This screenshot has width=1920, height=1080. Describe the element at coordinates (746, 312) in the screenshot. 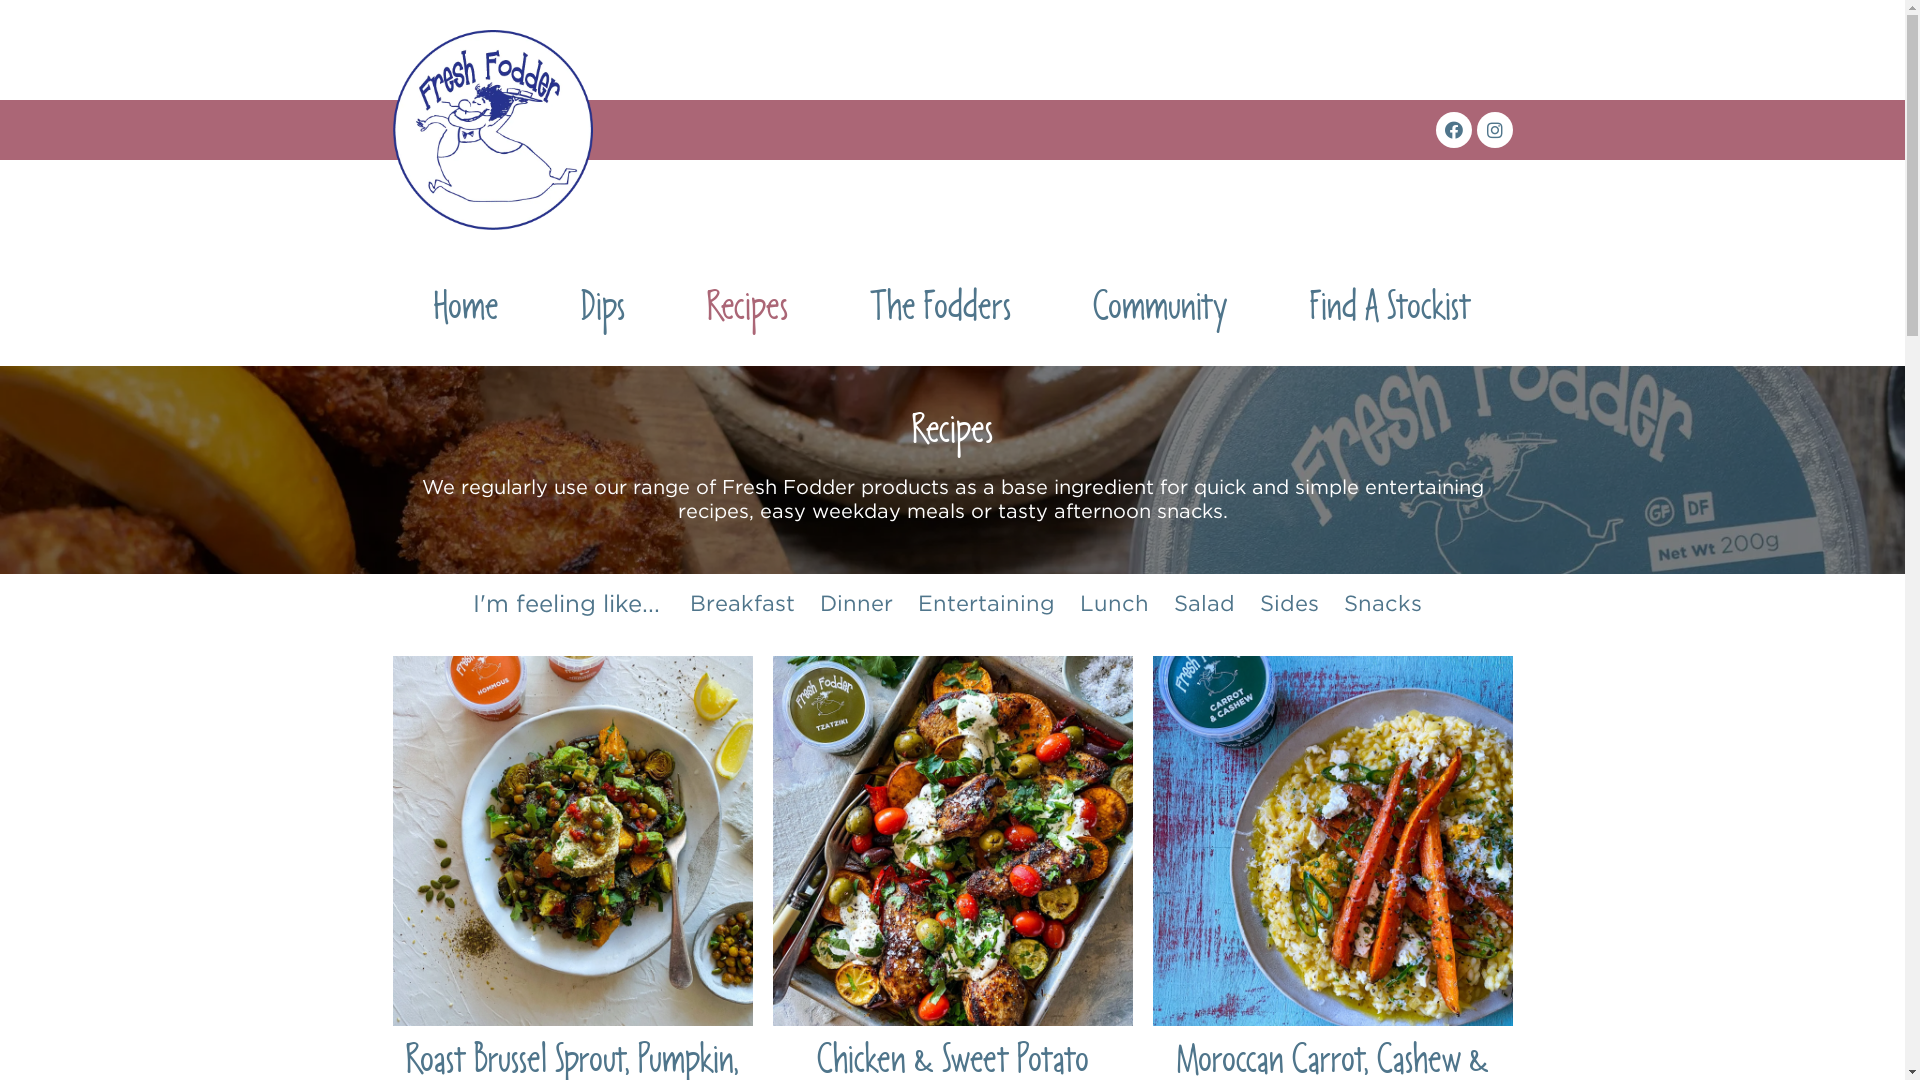

I see `'Recipes'` at that location.